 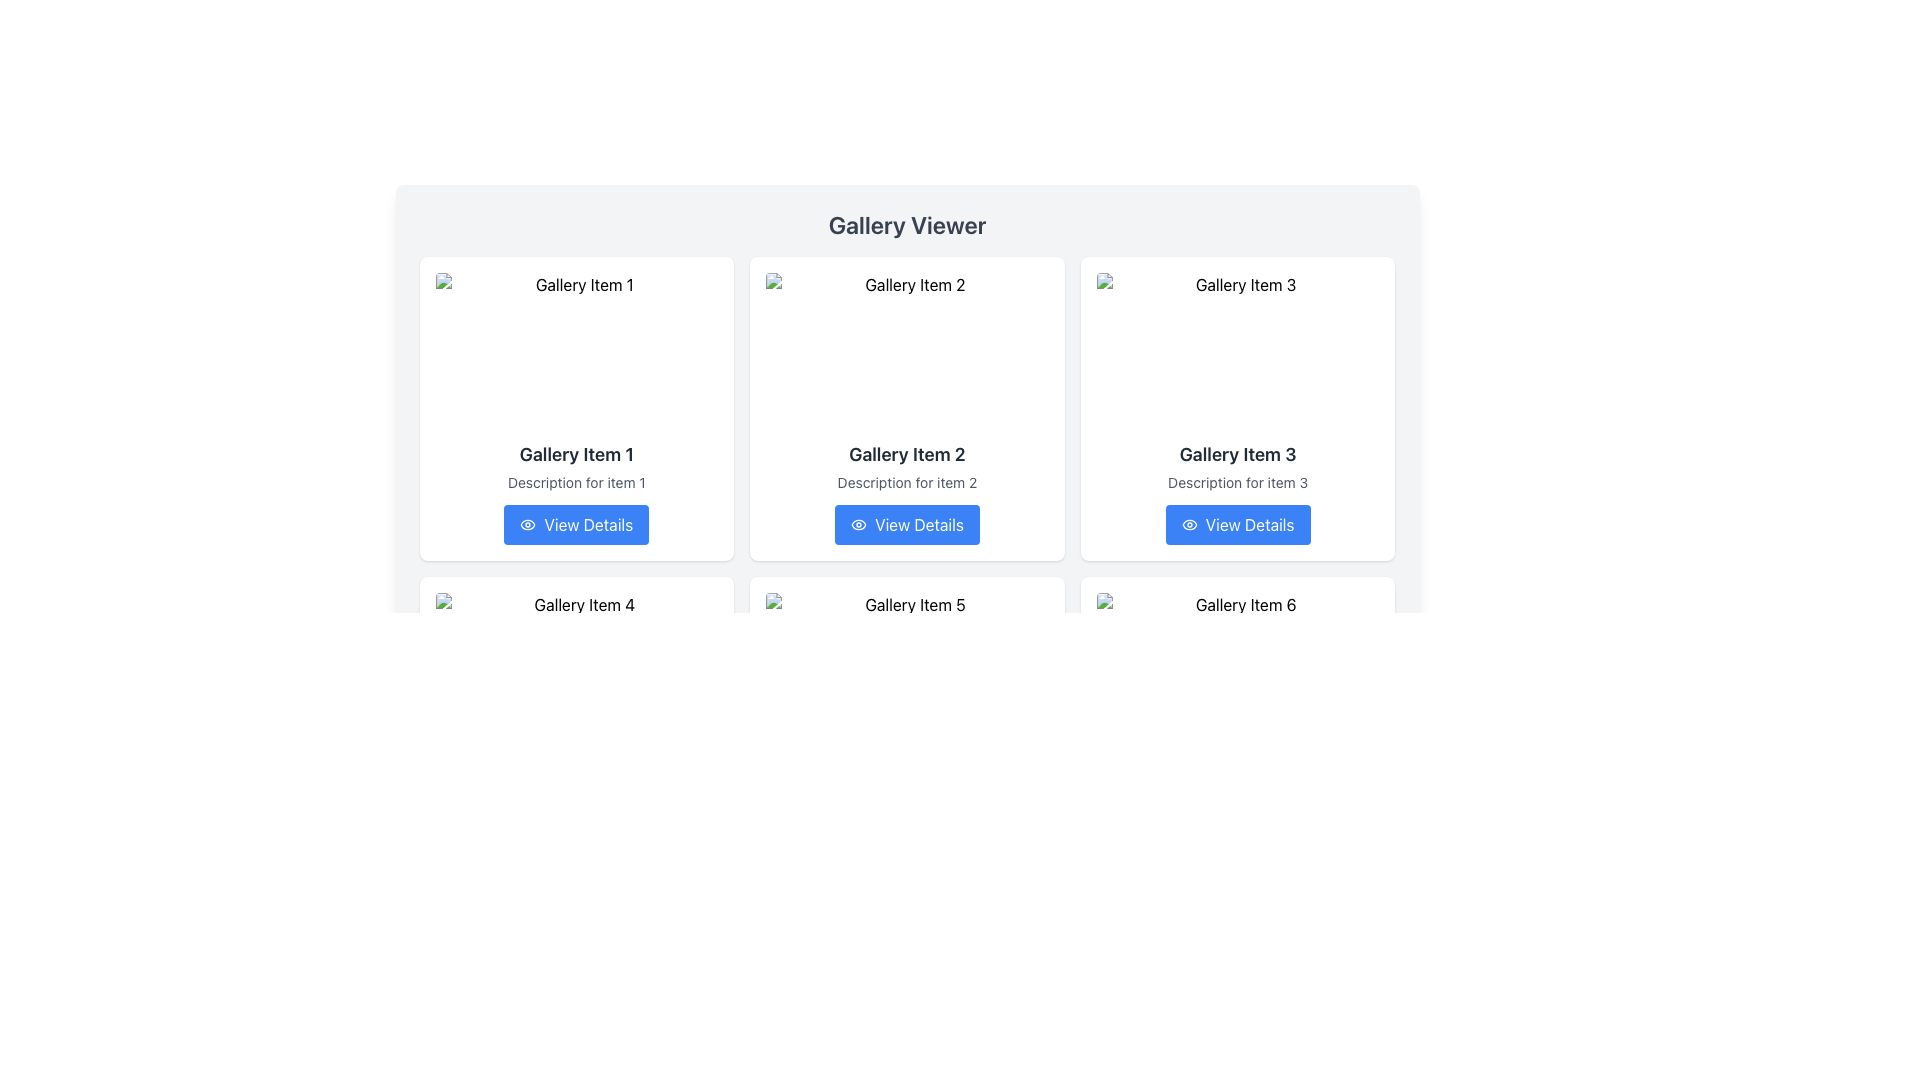 What do you see at coordinates (575, 523) in the screenshot?
I see `the 'View Details' button with rounded corners located at the bottom of the 'Gallery Item 1' card` at bounding box center [575, 523].